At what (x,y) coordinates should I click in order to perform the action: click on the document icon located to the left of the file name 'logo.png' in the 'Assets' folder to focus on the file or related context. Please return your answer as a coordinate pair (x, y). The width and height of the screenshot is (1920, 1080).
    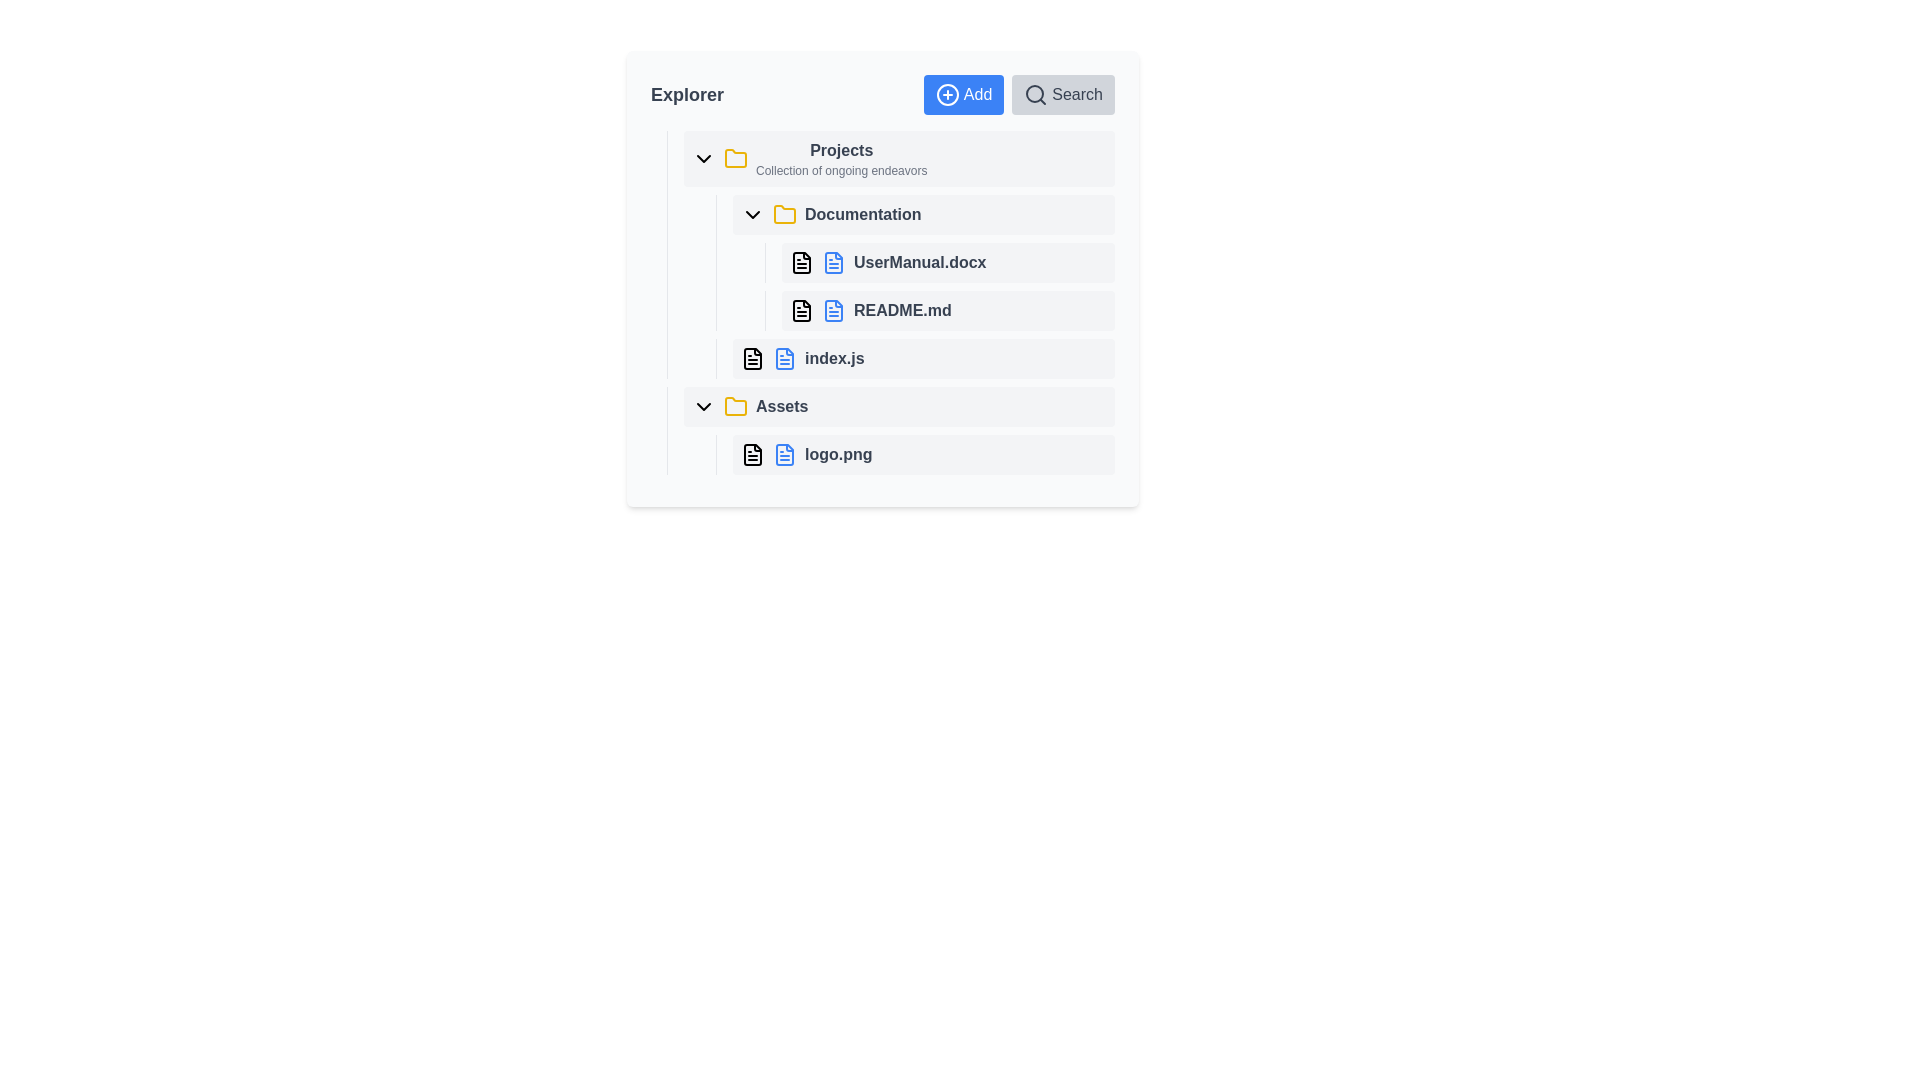
    Looking at the image, I should click on (752, 455).